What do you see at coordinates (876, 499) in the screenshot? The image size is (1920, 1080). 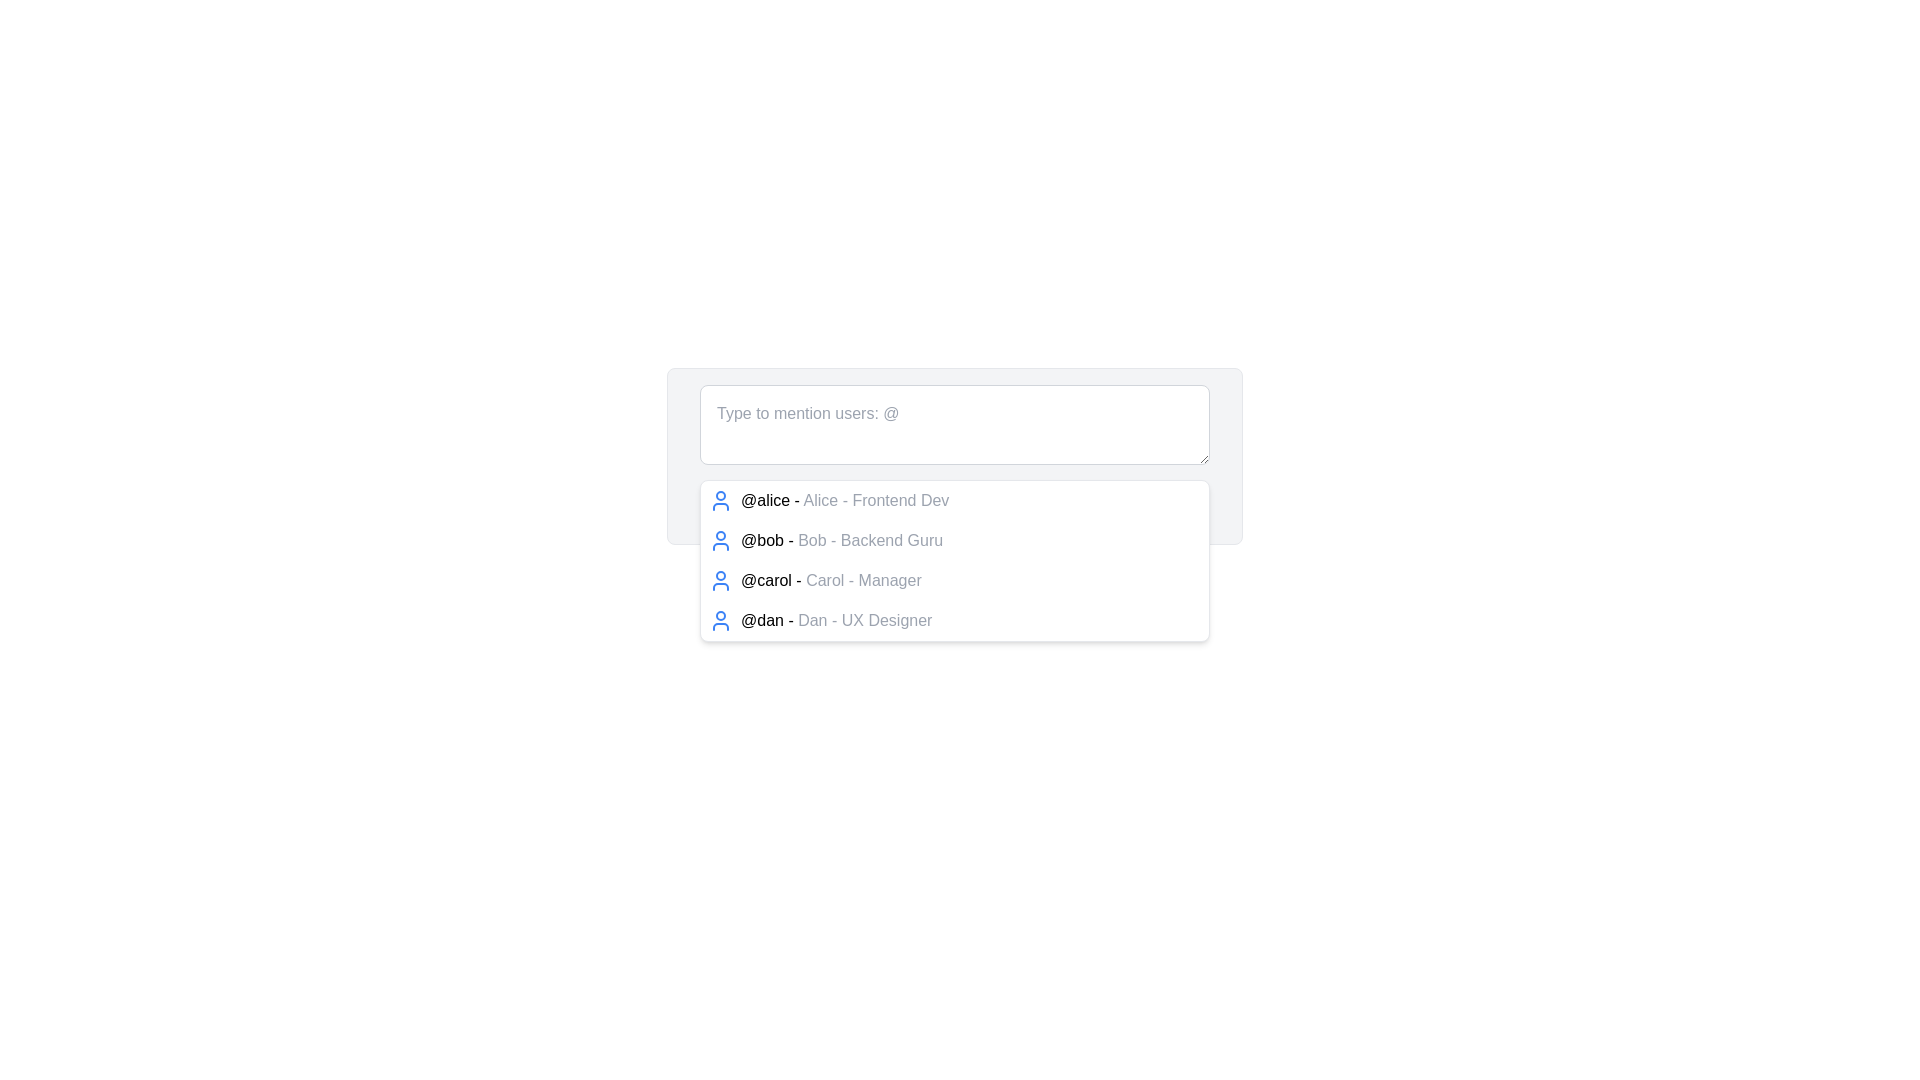 I see `descriptive text about the user '@alice' located in the dropdown list, specifically part of the first entry below the mention input field` at bounding box center [876, 499].